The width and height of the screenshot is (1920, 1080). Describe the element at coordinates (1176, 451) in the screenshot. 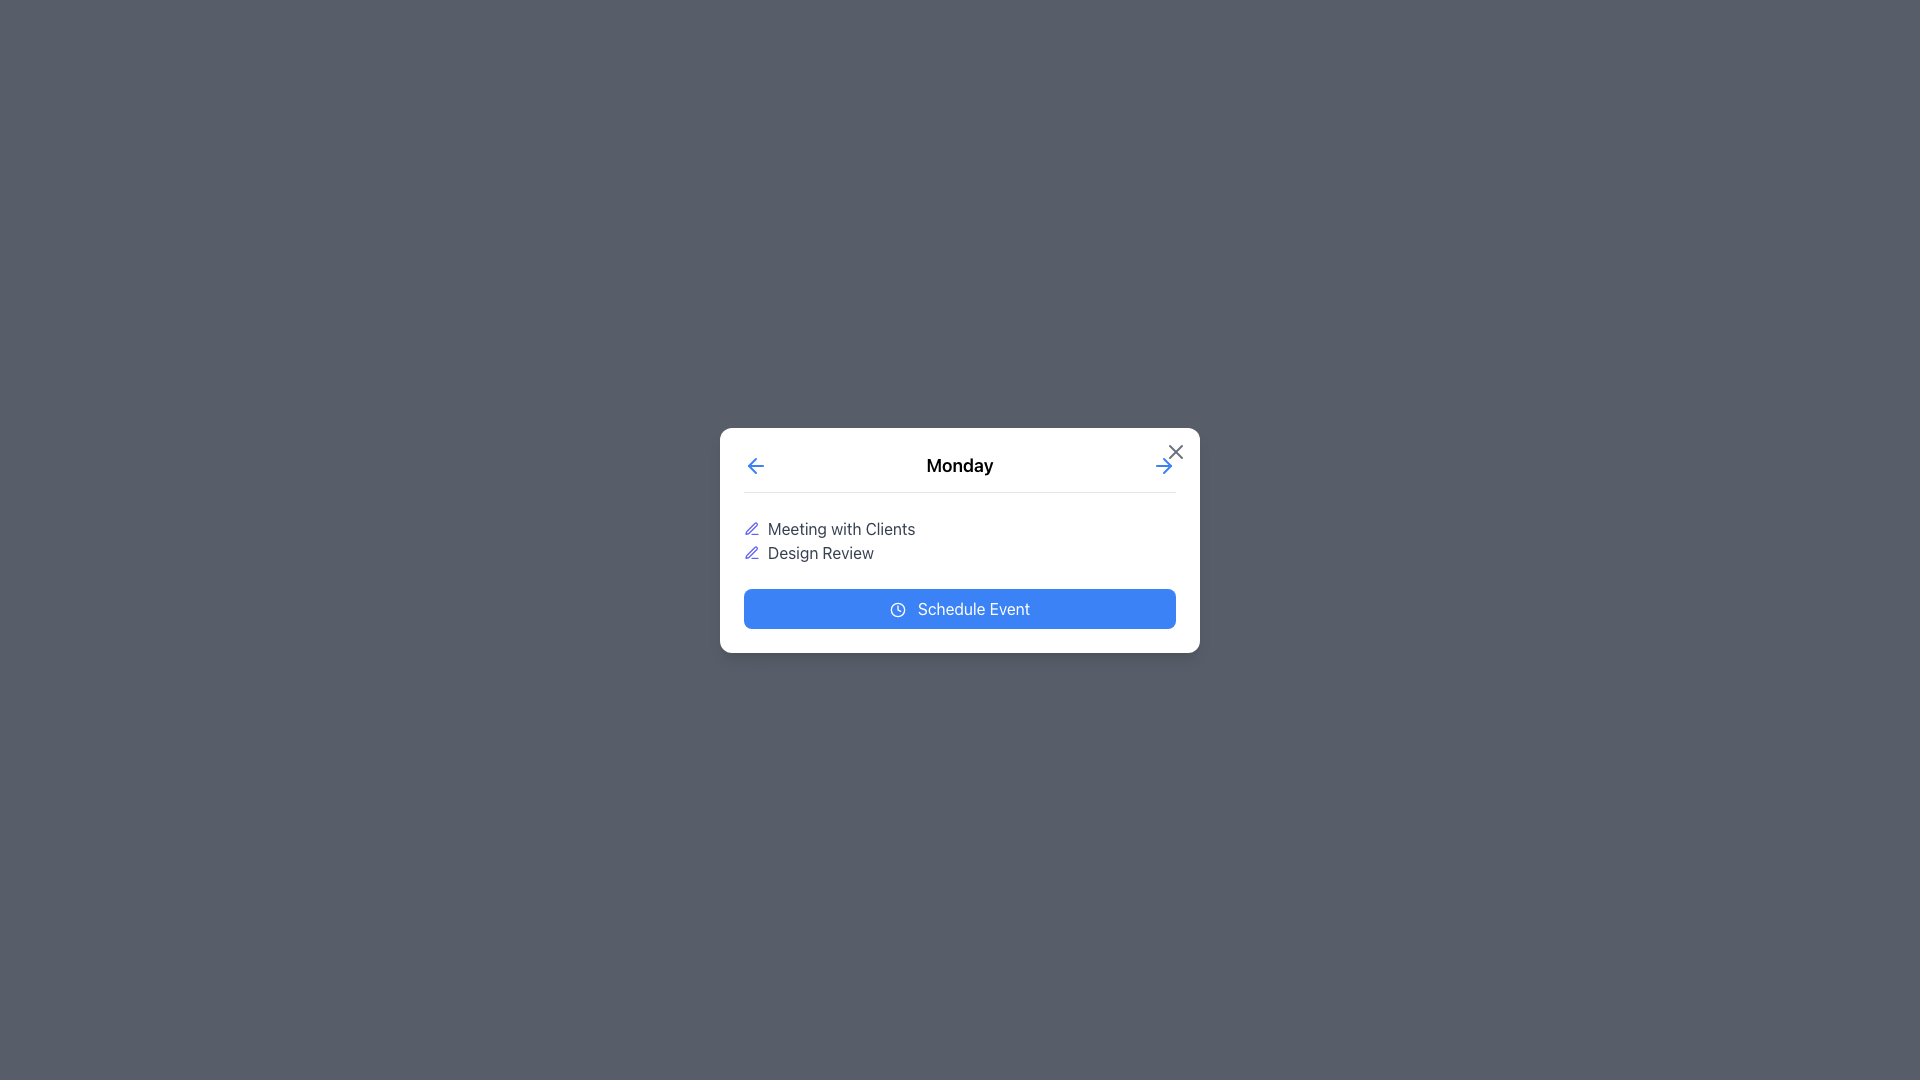

I see `the Close Button, which is styled as an 'X' icon located in the top-right corner of a white dialog box, to observe the color change effect` at that location.